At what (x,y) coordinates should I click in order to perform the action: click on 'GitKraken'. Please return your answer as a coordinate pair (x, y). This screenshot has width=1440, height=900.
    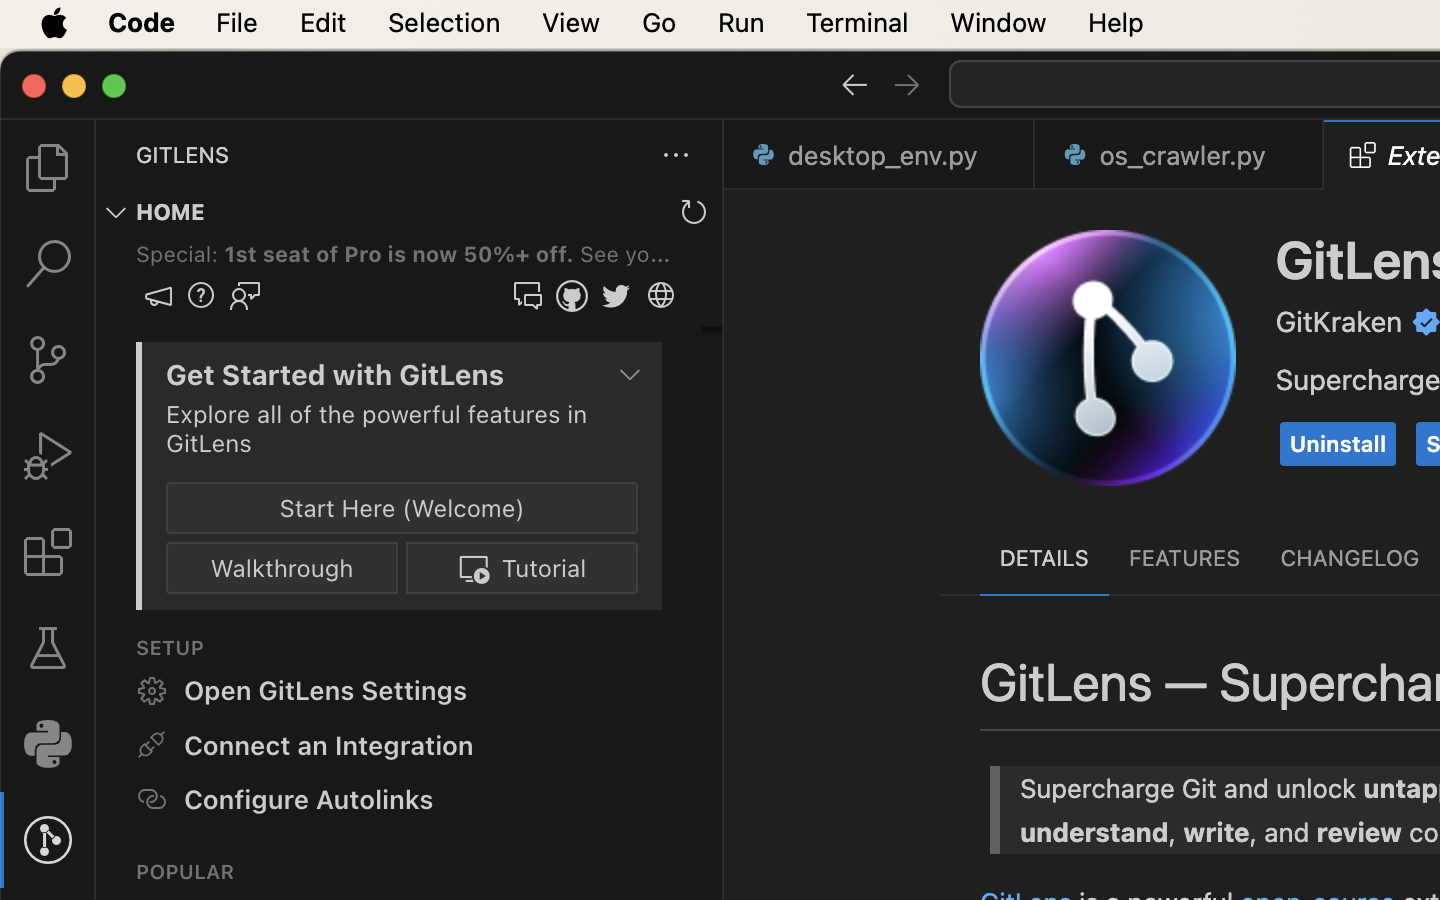
    Looking at the image, I should click on (1339, 321).